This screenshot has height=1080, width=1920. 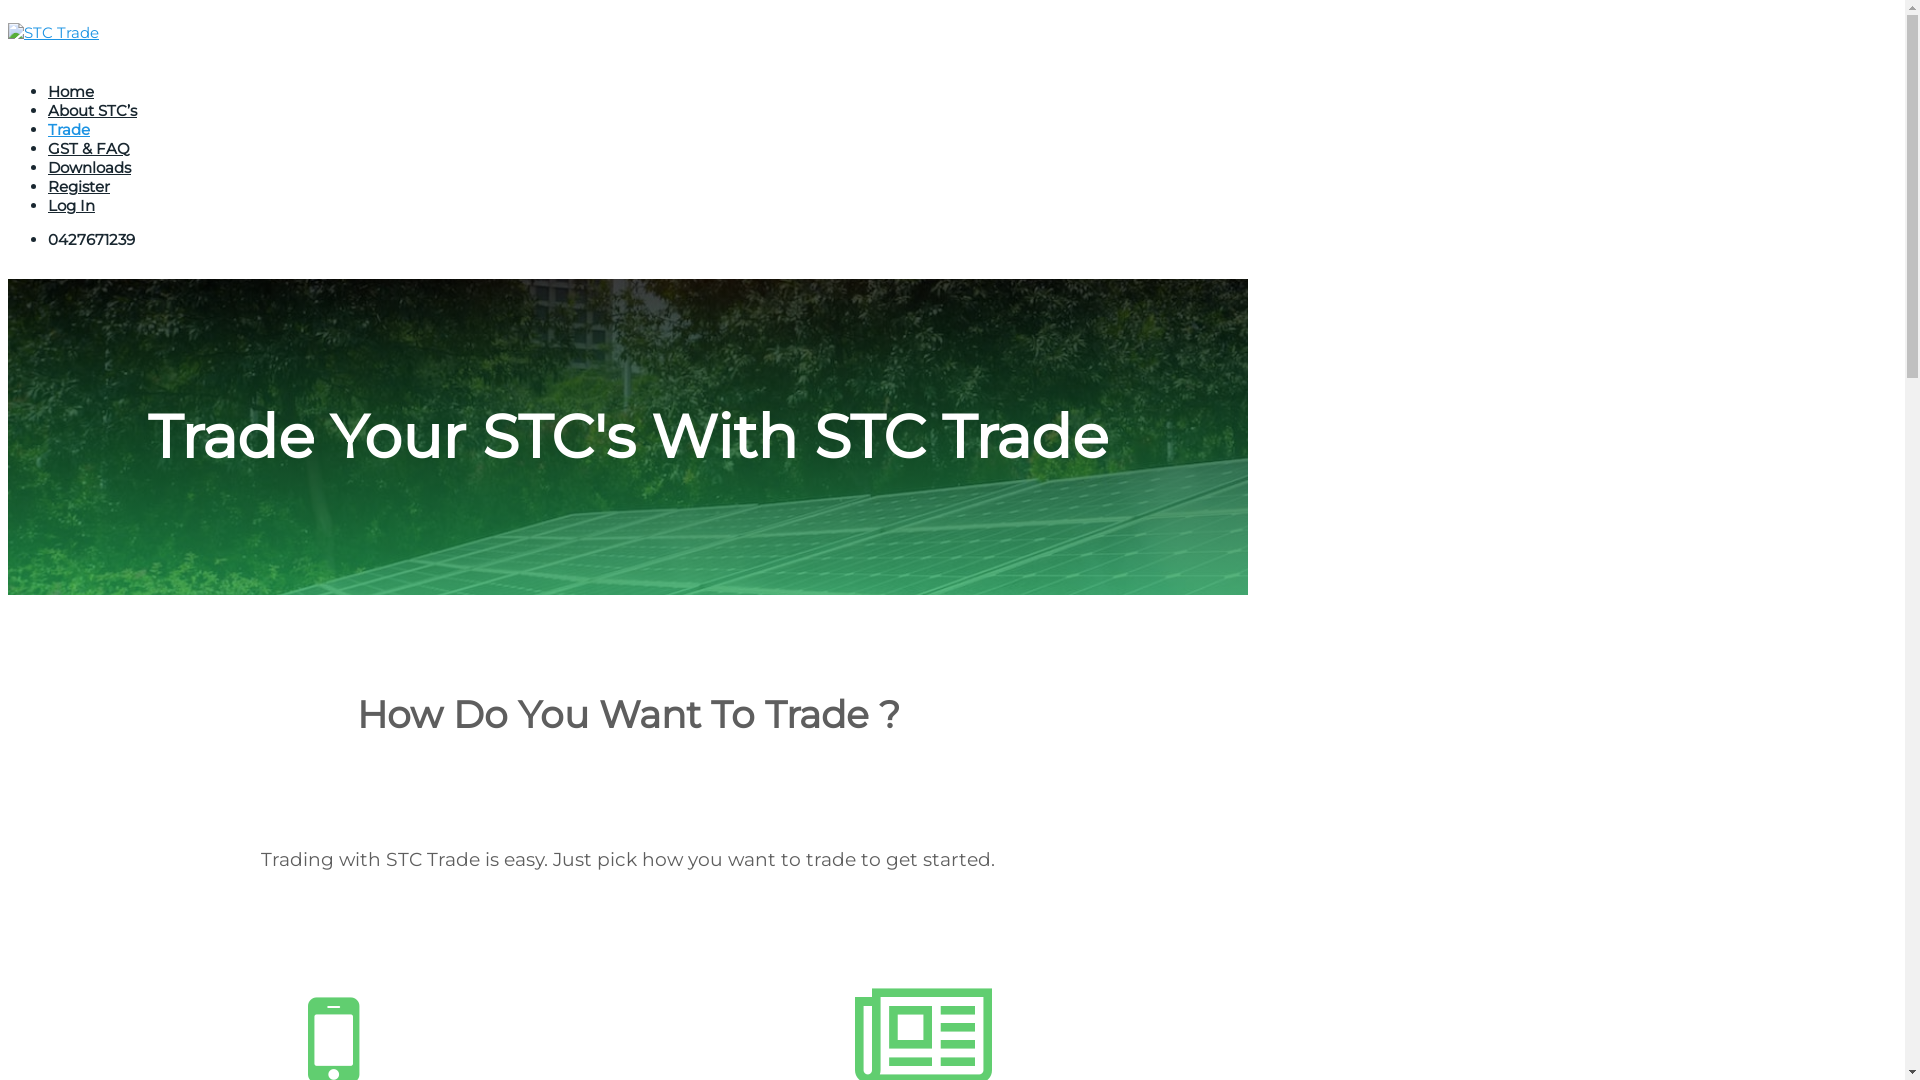 I want to click on 'Trade', so click(x=68, y=129).